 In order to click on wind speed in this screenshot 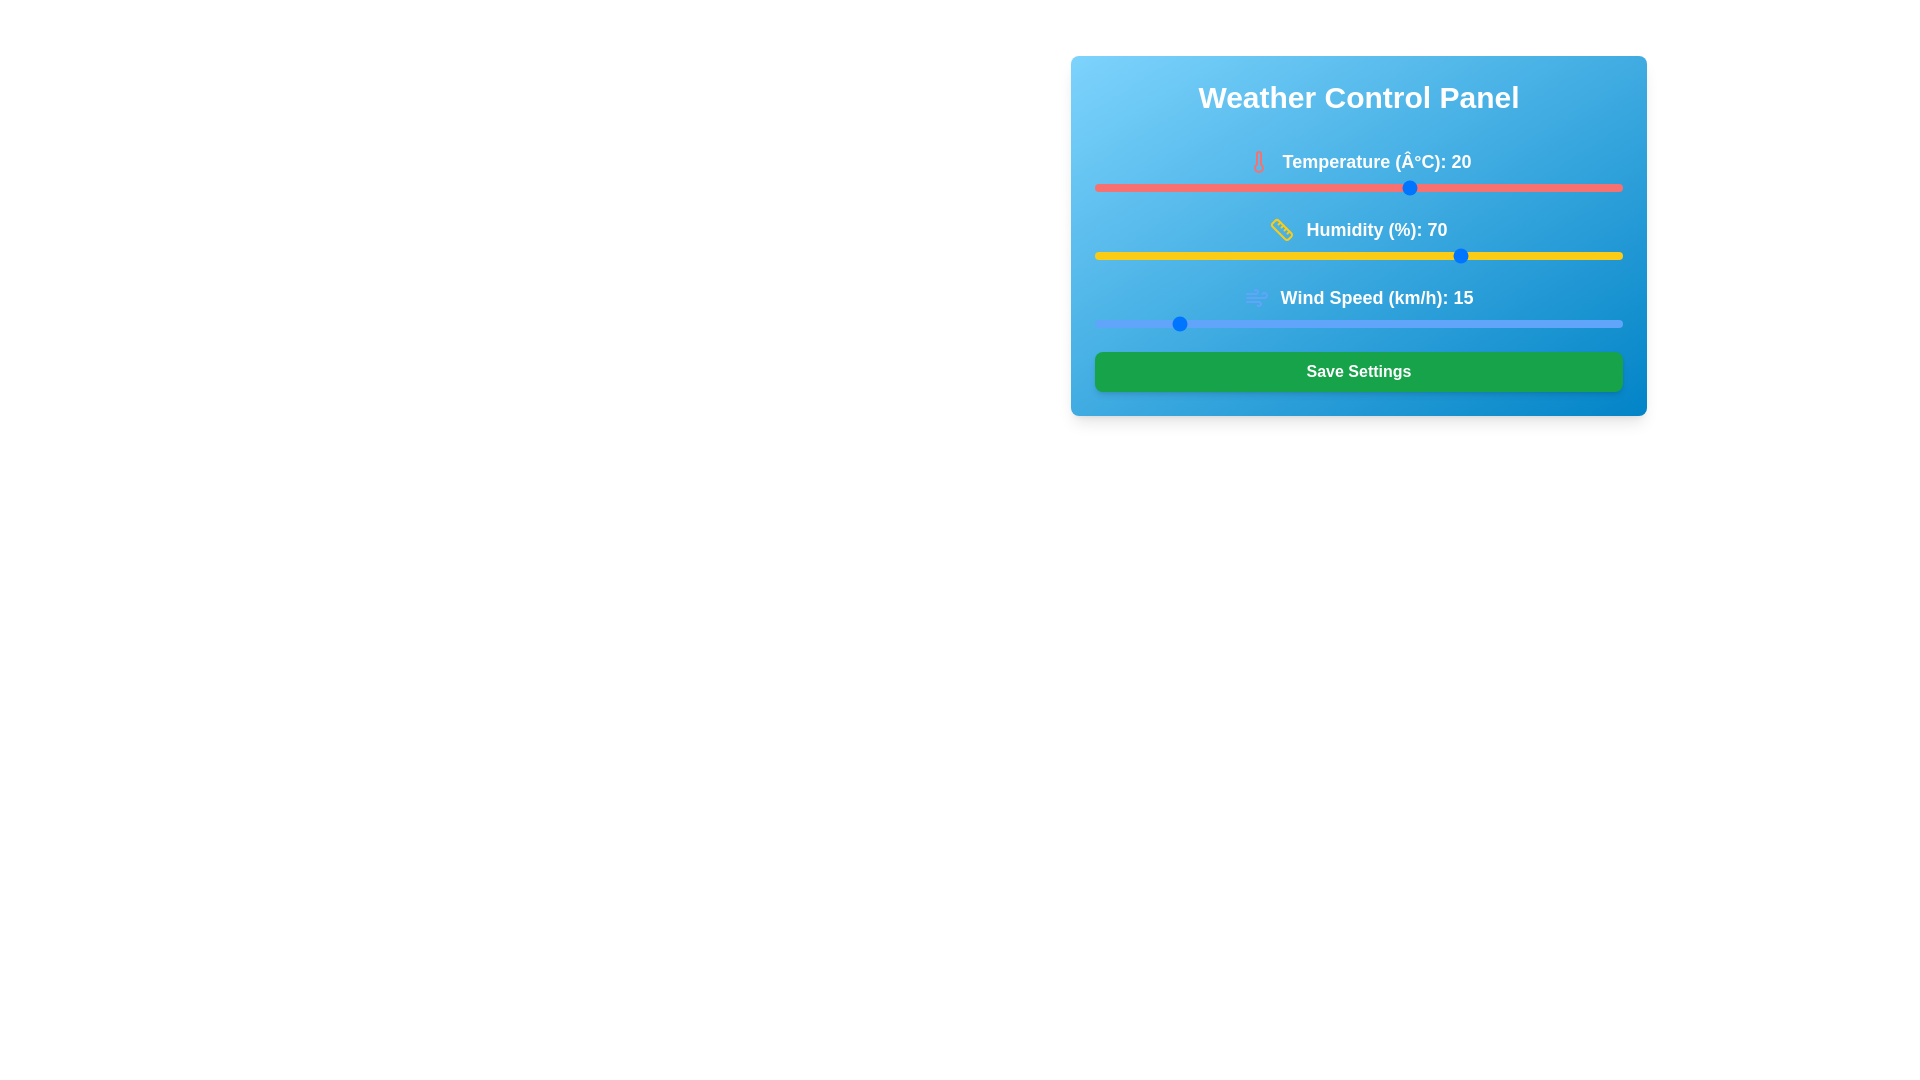, I will do `click(1241, 323)`.